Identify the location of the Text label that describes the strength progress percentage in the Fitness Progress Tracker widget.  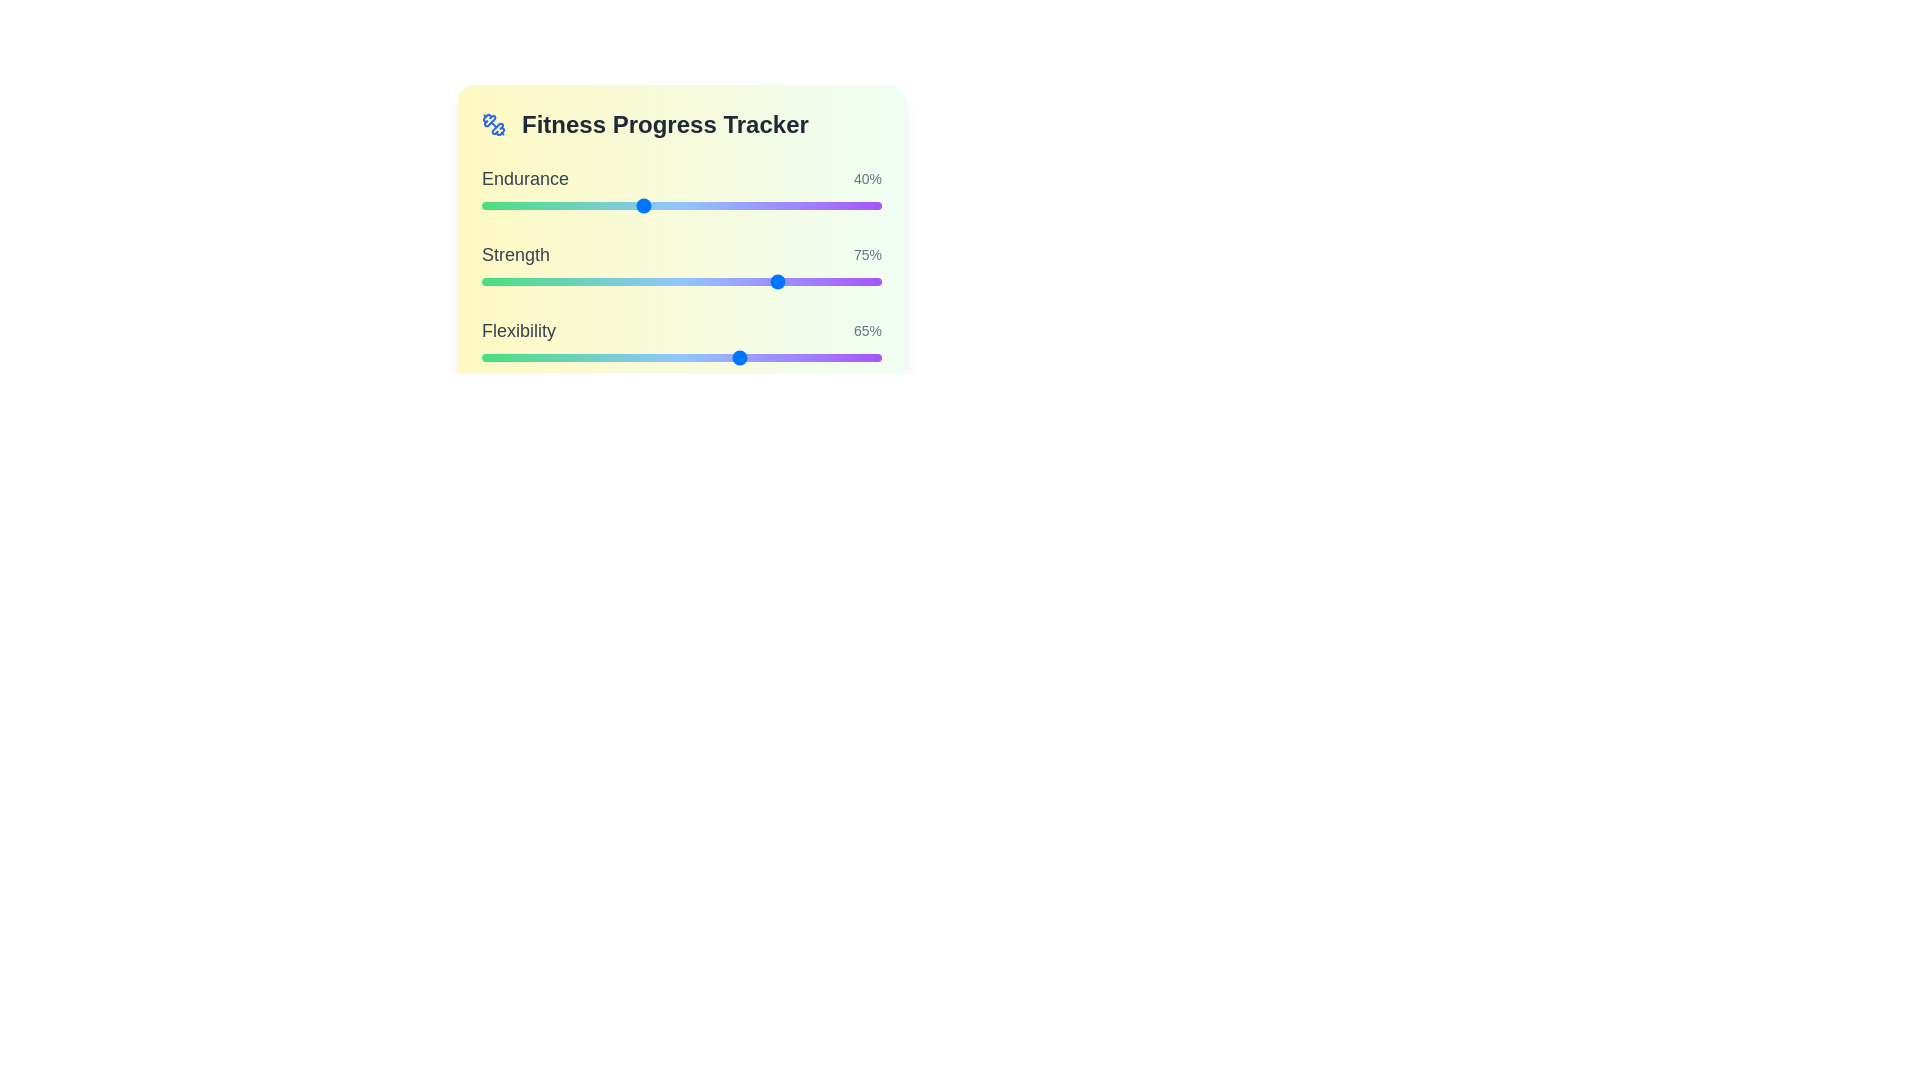
(516, 253).